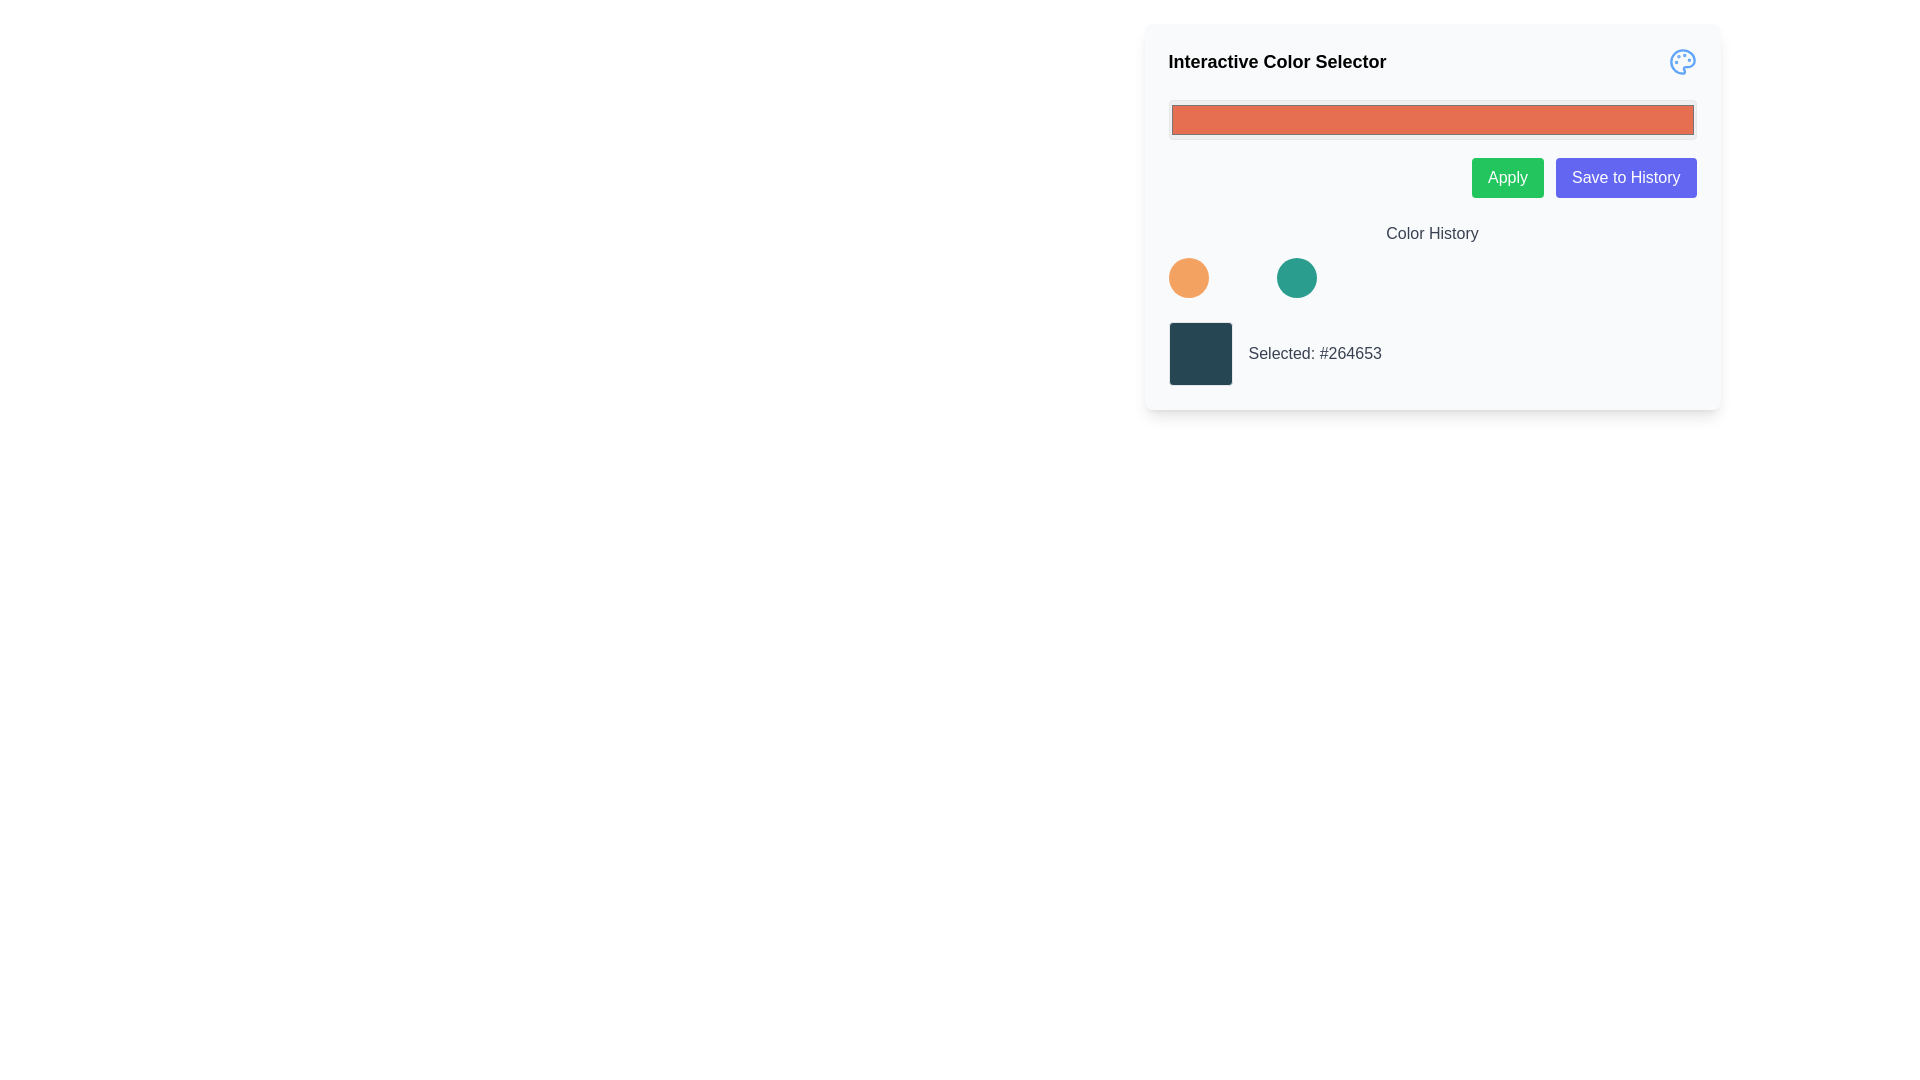 This screenshot has height=1080, width=1920. I want to click on the individual colored circular icons within the 'Color History' interactive display panel, so click(1431, 258).